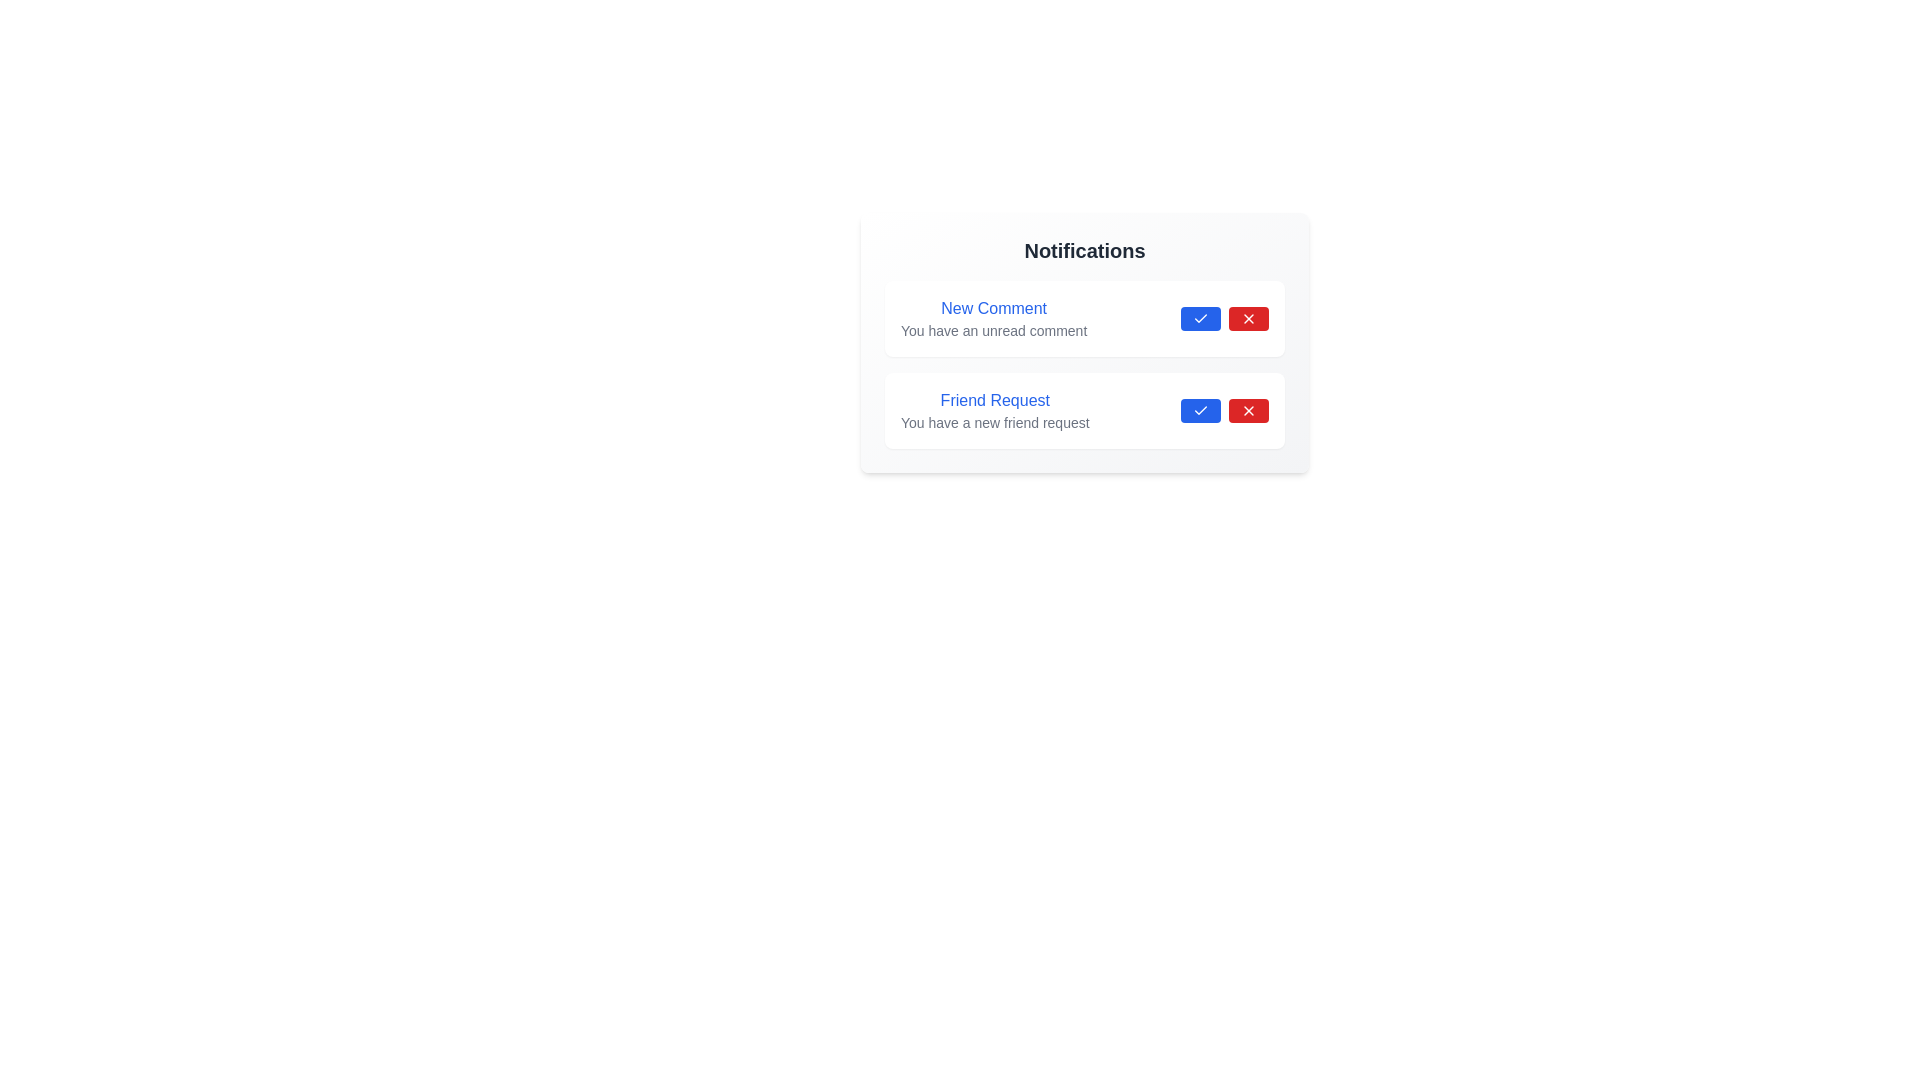 The width and height of the screenshot is (1920, 1080). Describe the element at coordinates (1247, 410) in the screenshot. I see `the dismiss/reject button located in the bottom-right position of the notification card labeled 'Friend Request'` at that location.